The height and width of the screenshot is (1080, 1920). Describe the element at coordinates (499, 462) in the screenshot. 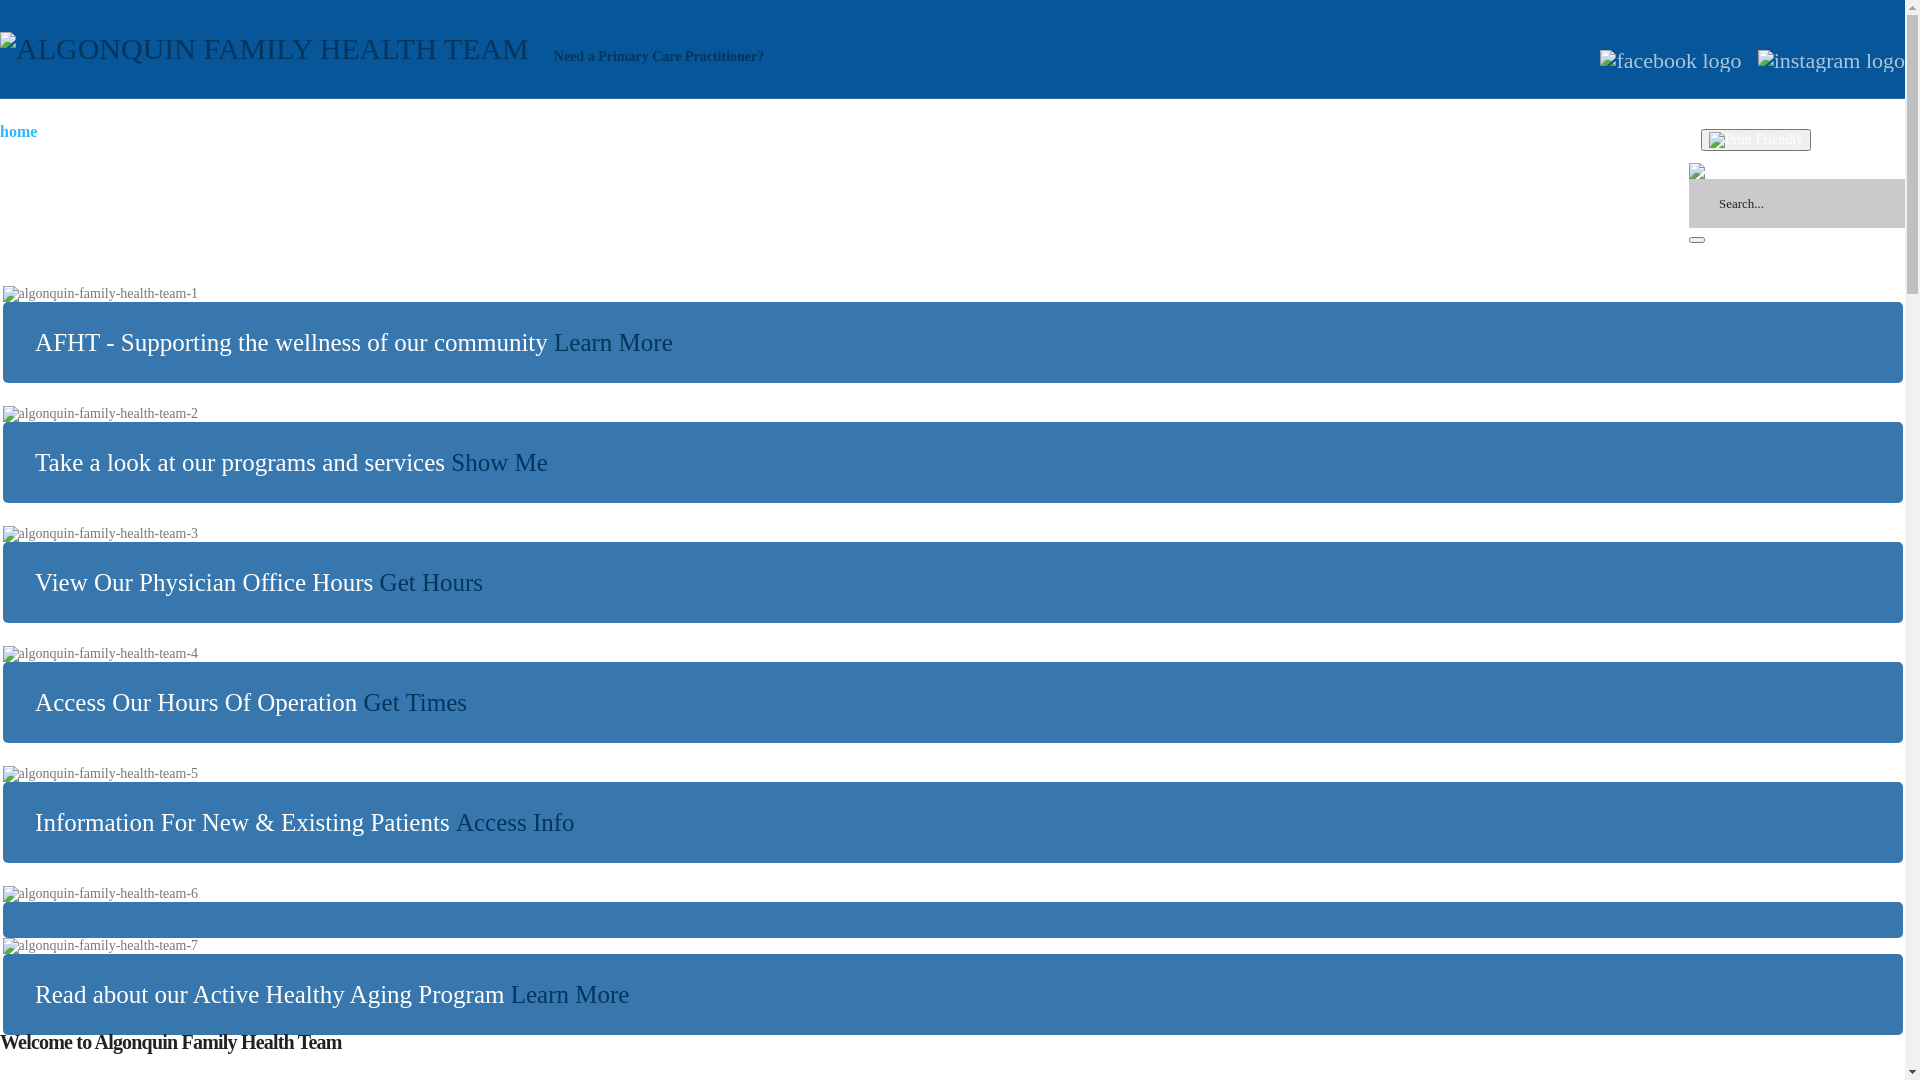

I see `'Link: Programs and Services` at that location.